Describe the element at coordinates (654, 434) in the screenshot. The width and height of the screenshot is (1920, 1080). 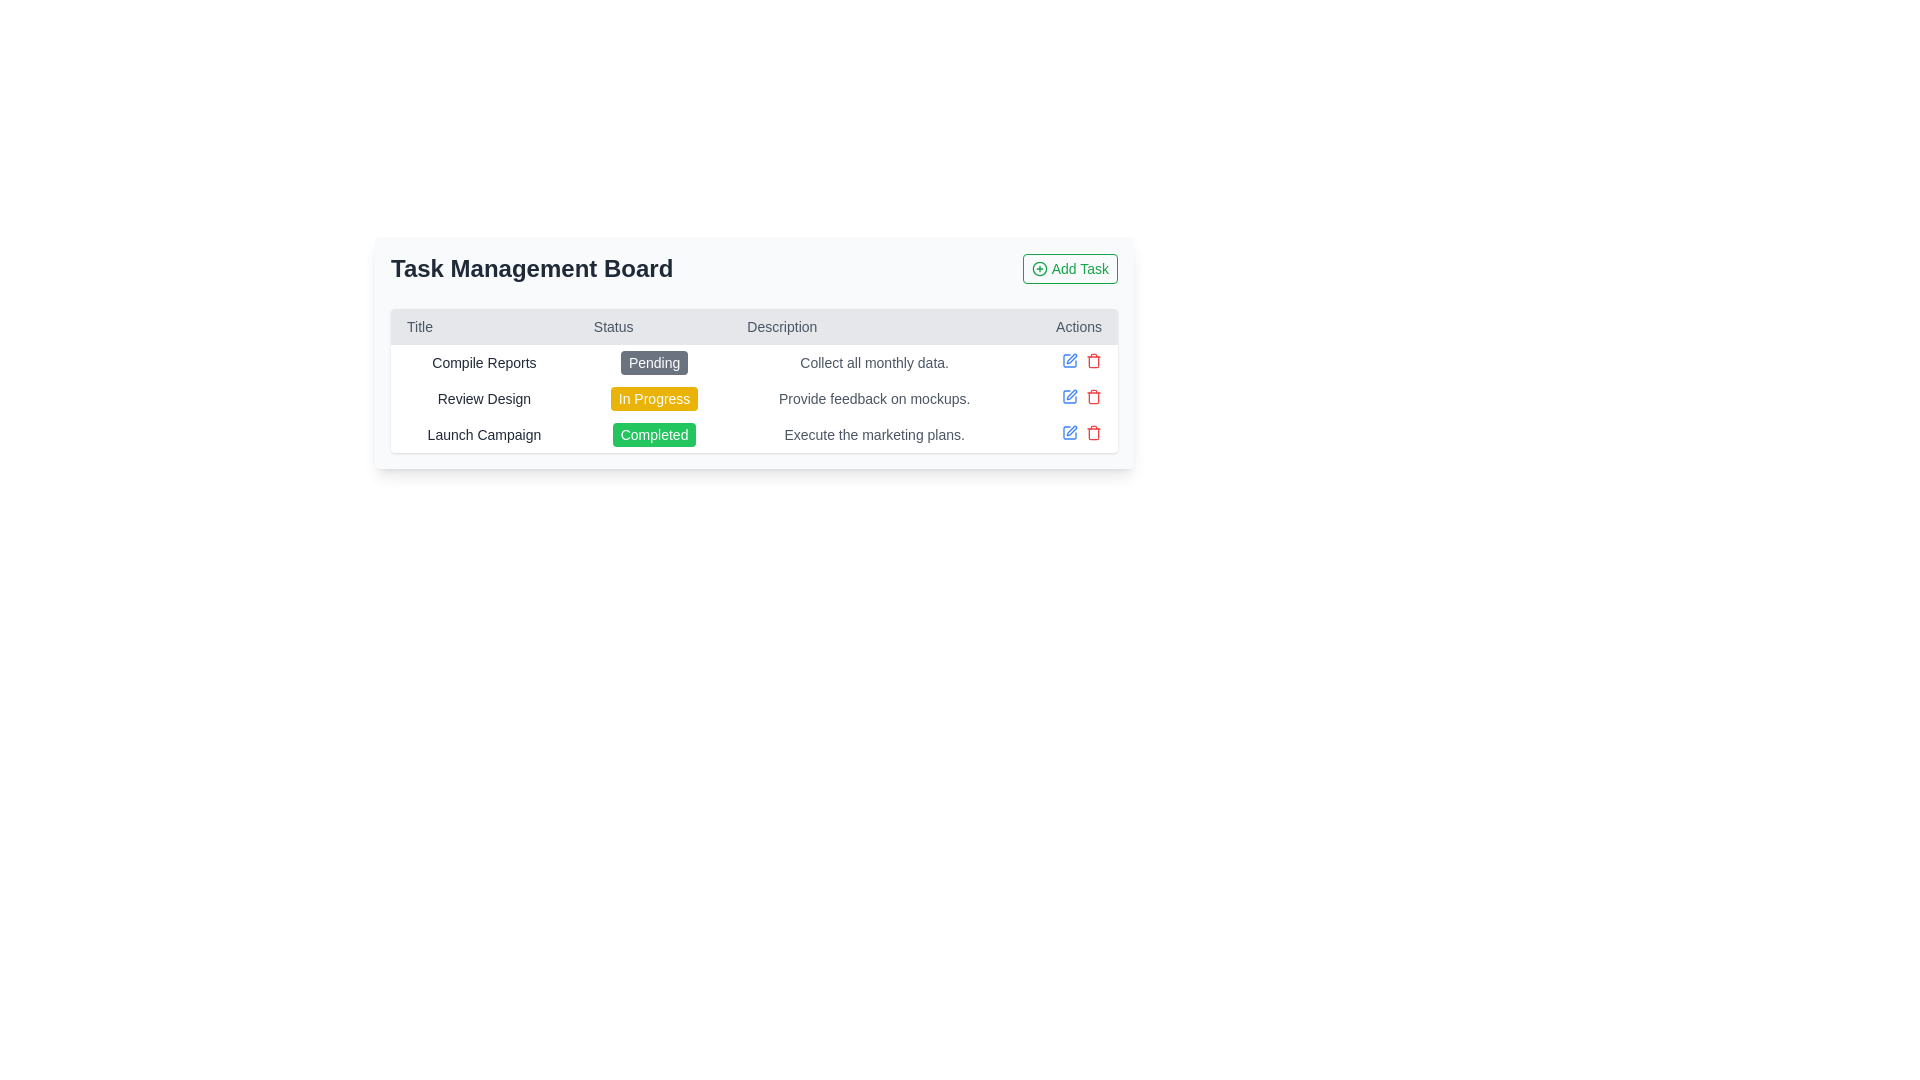
I see `the status indicator for the task labeled 'Launch Campaign', which indicates that the status is completed, located in the 'Status' column next to 'Execute the marketing plans'` at that location.